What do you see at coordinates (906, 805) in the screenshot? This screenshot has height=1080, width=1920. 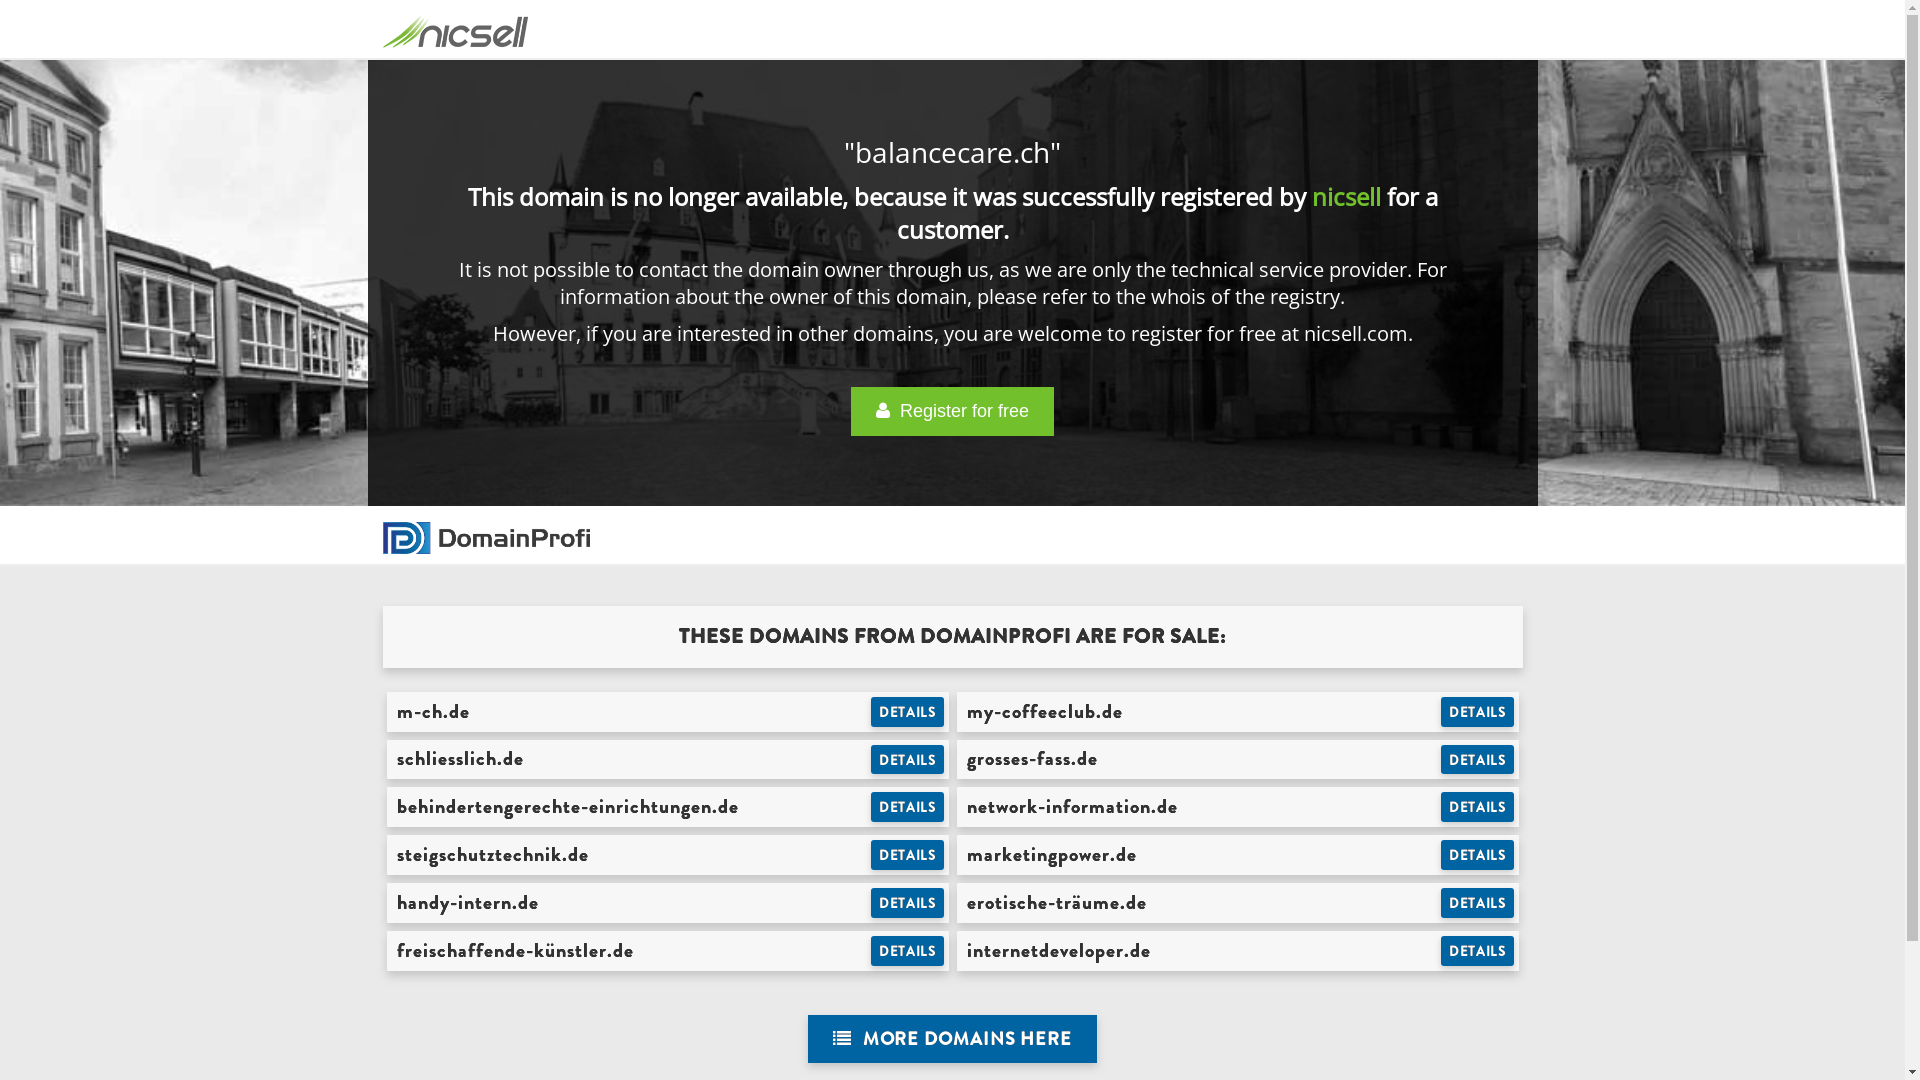 I see `'DETAILS'` at bounding box center [906, 805].